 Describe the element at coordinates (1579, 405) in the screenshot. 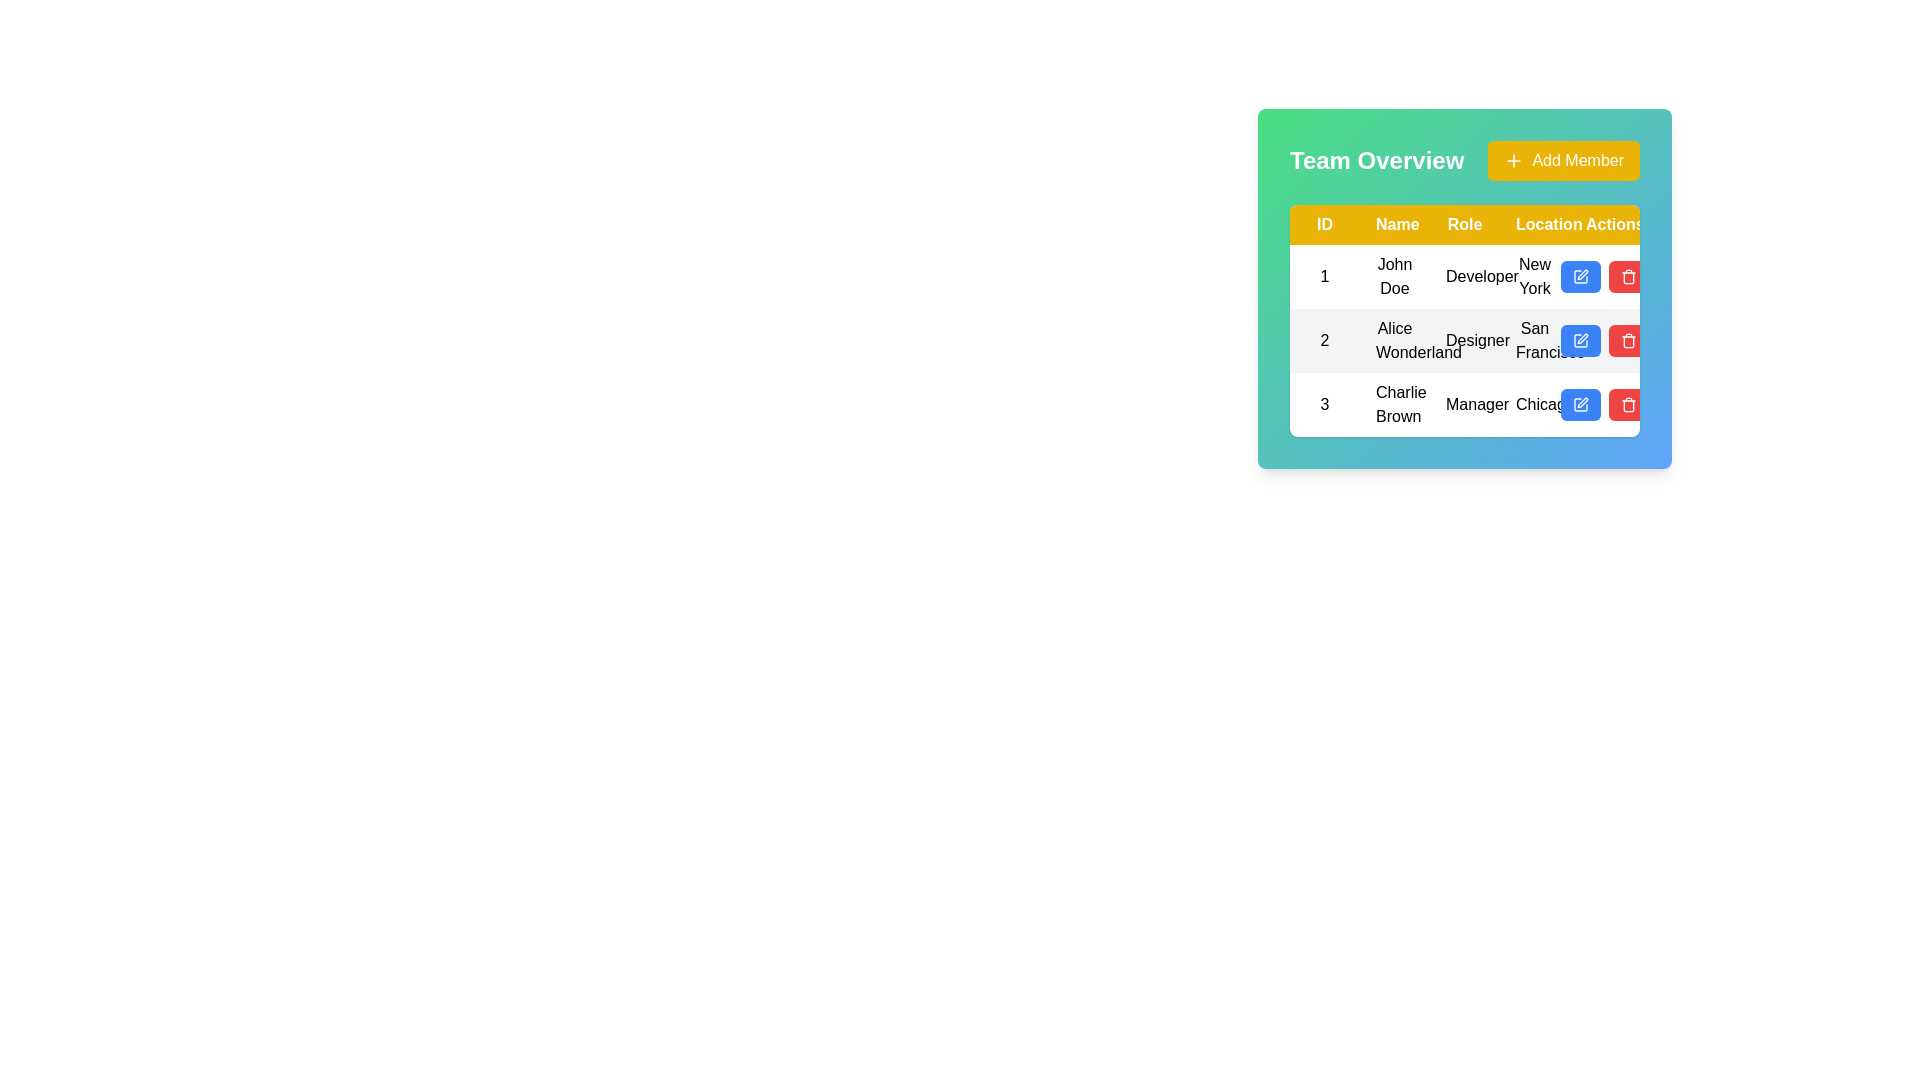

I see `the button containing the blue square with a pen icon for the entry of 'Charlie Brown' in the 'Team Overview' table to enable keyboard navigation` at that location.